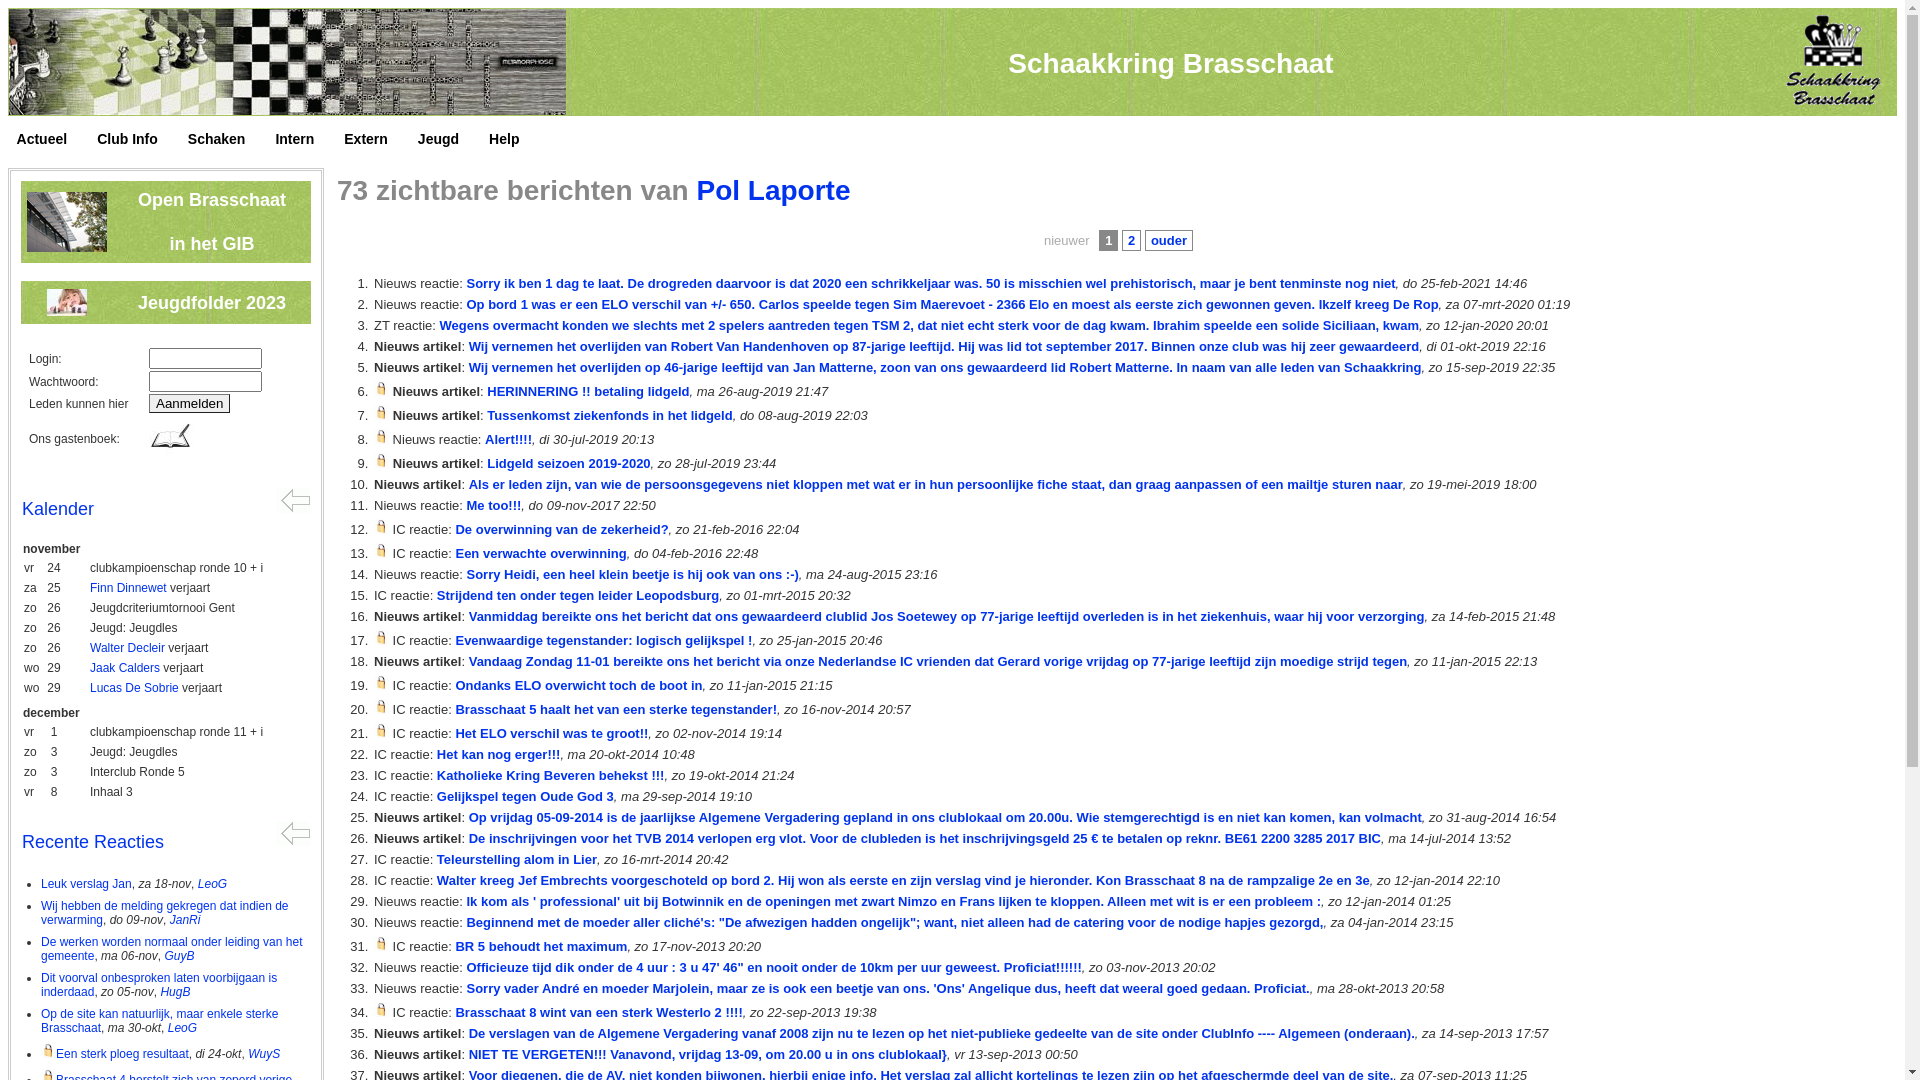 This screenshot has width=1920, height=1080. I want to click on 'Help', so click(489, 139).